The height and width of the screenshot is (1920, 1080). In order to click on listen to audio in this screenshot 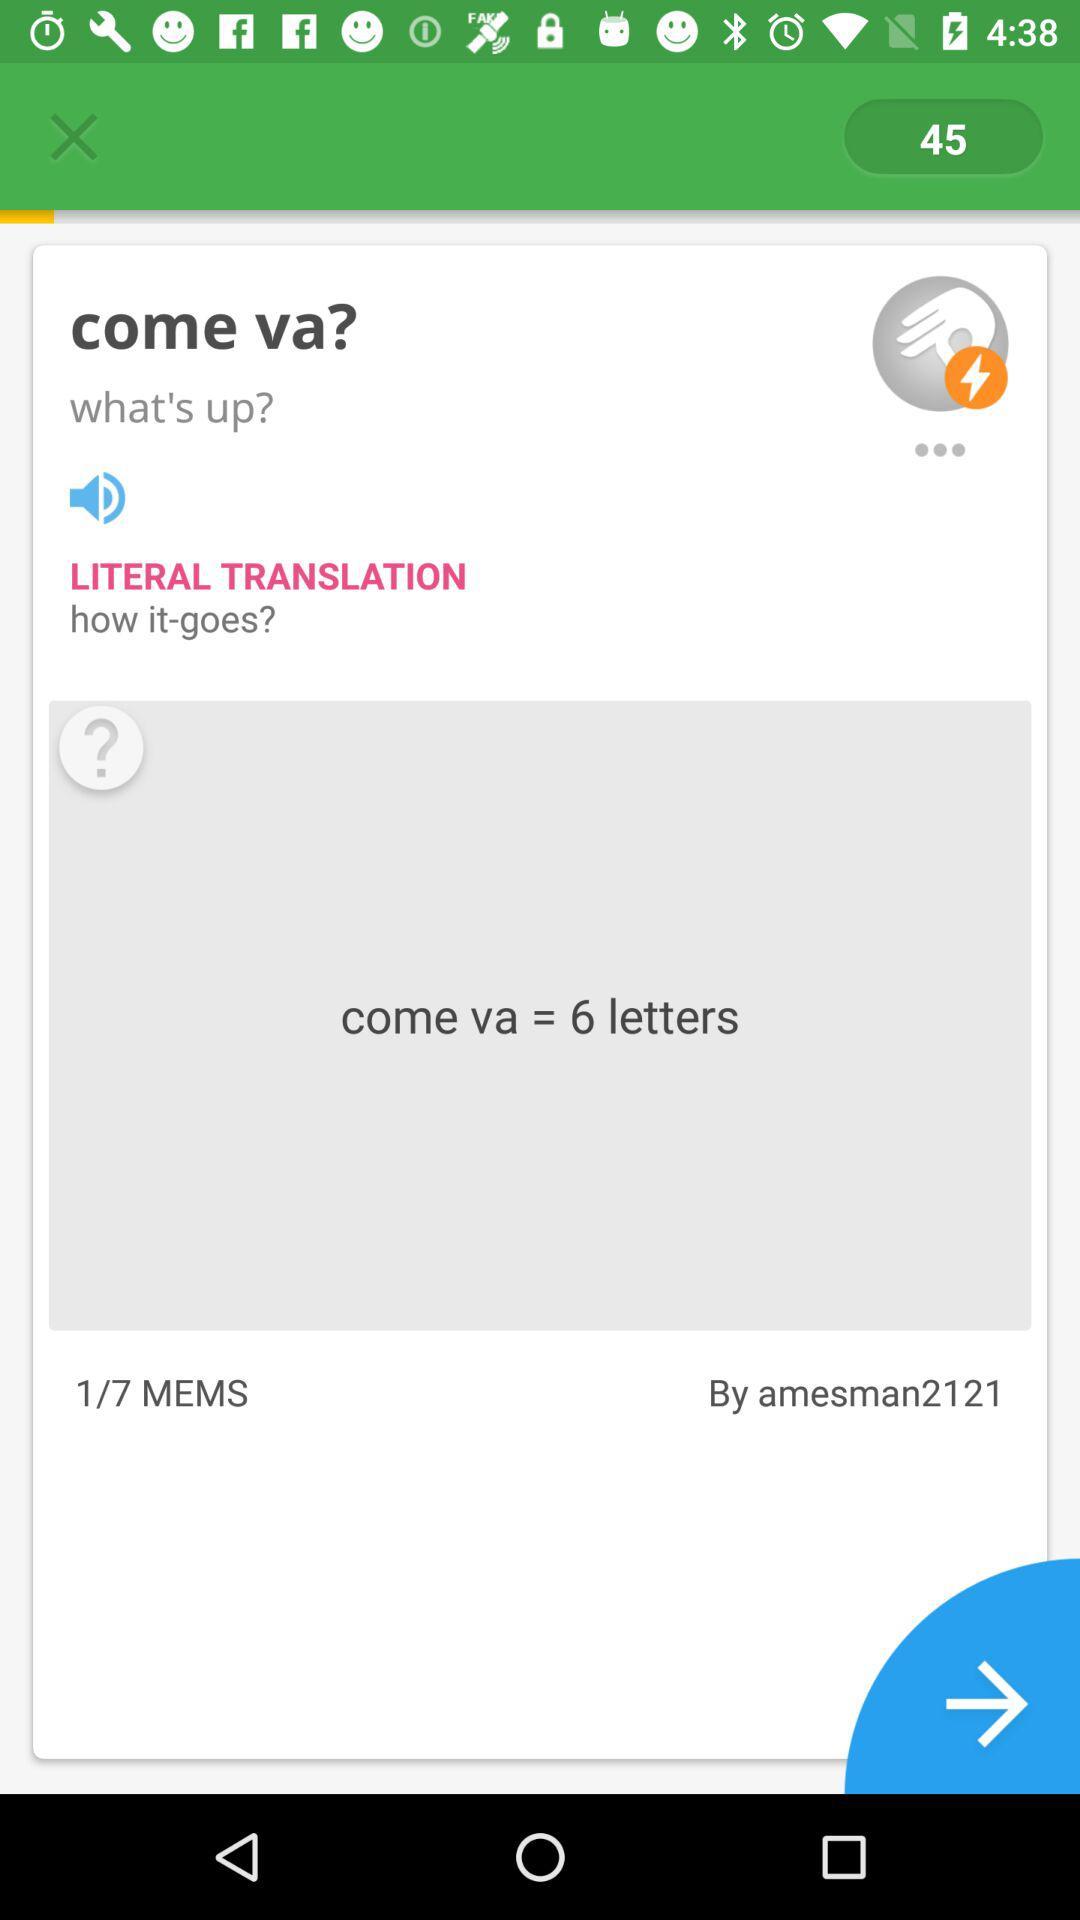, I will do `click(108, 495)`.